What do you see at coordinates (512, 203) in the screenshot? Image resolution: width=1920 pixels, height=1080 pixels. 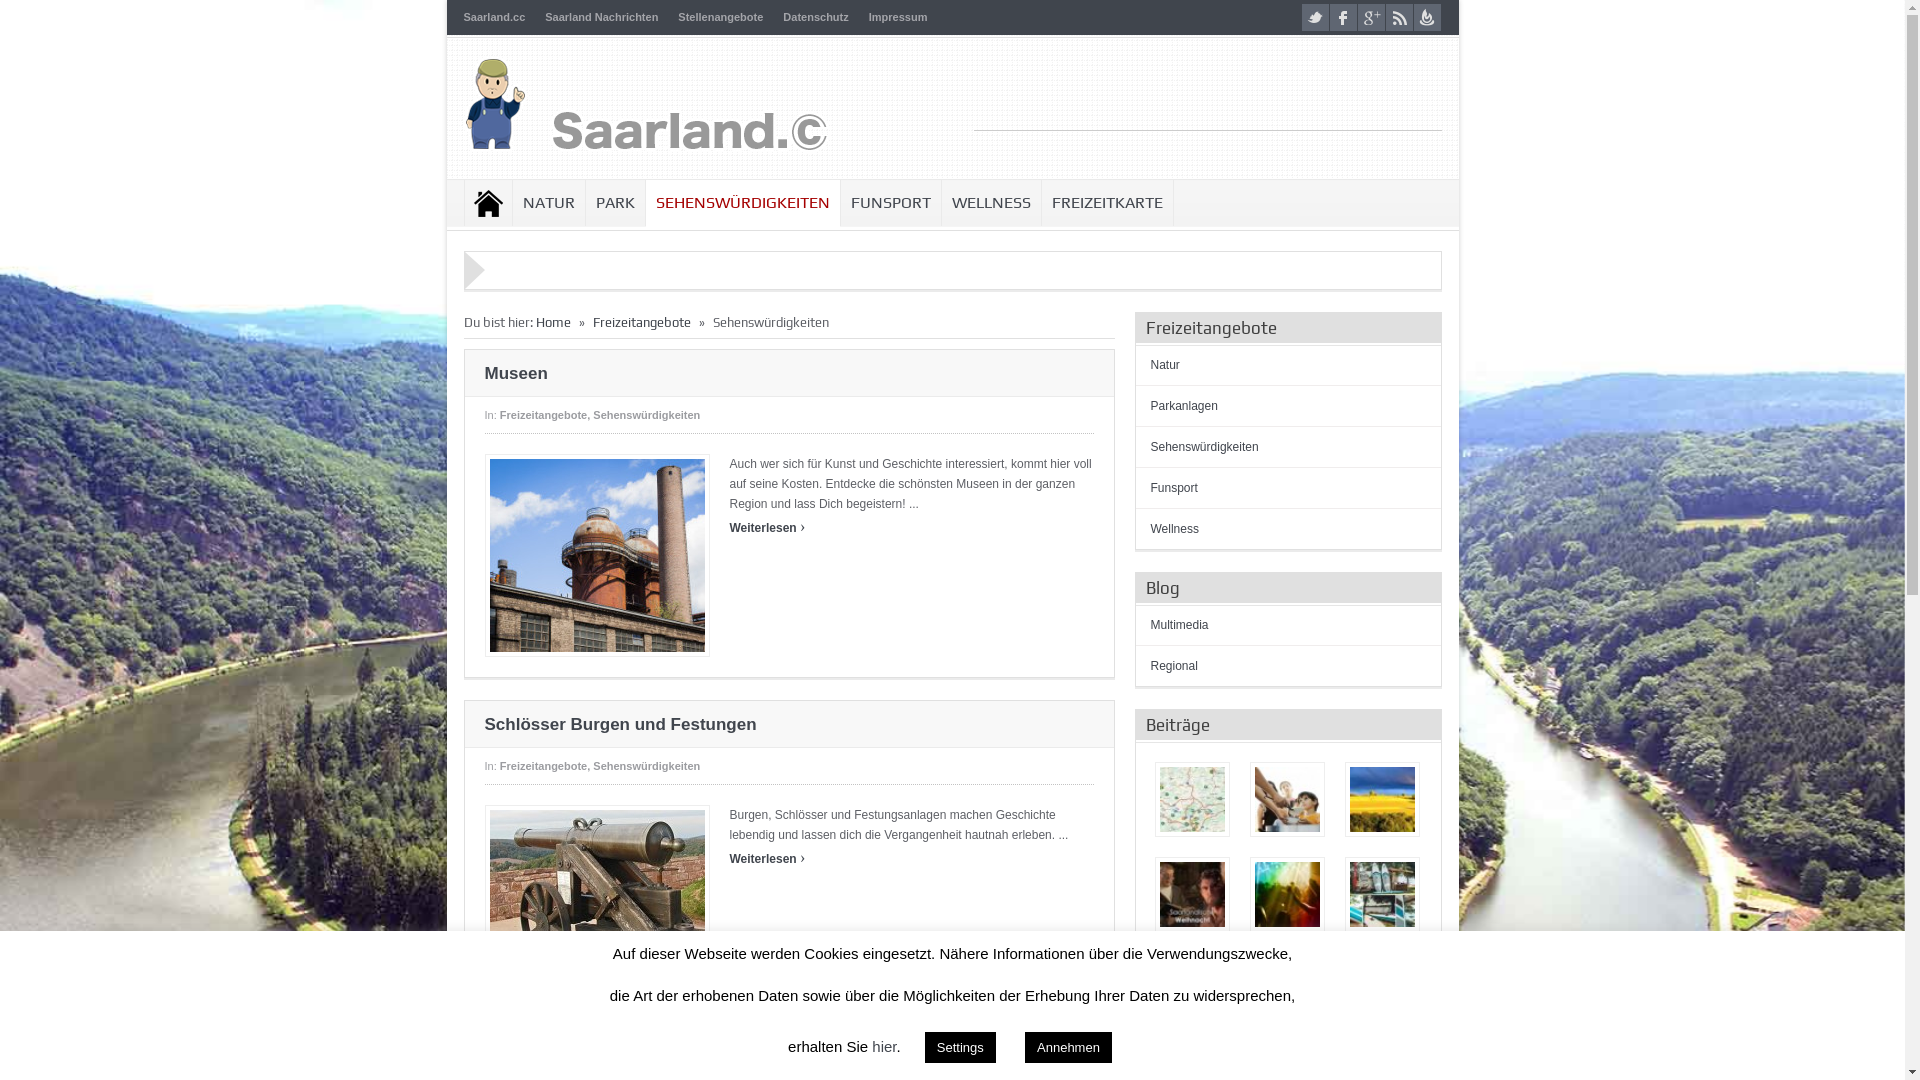 I see `'NATUR'` at bounding box center [512, 203].